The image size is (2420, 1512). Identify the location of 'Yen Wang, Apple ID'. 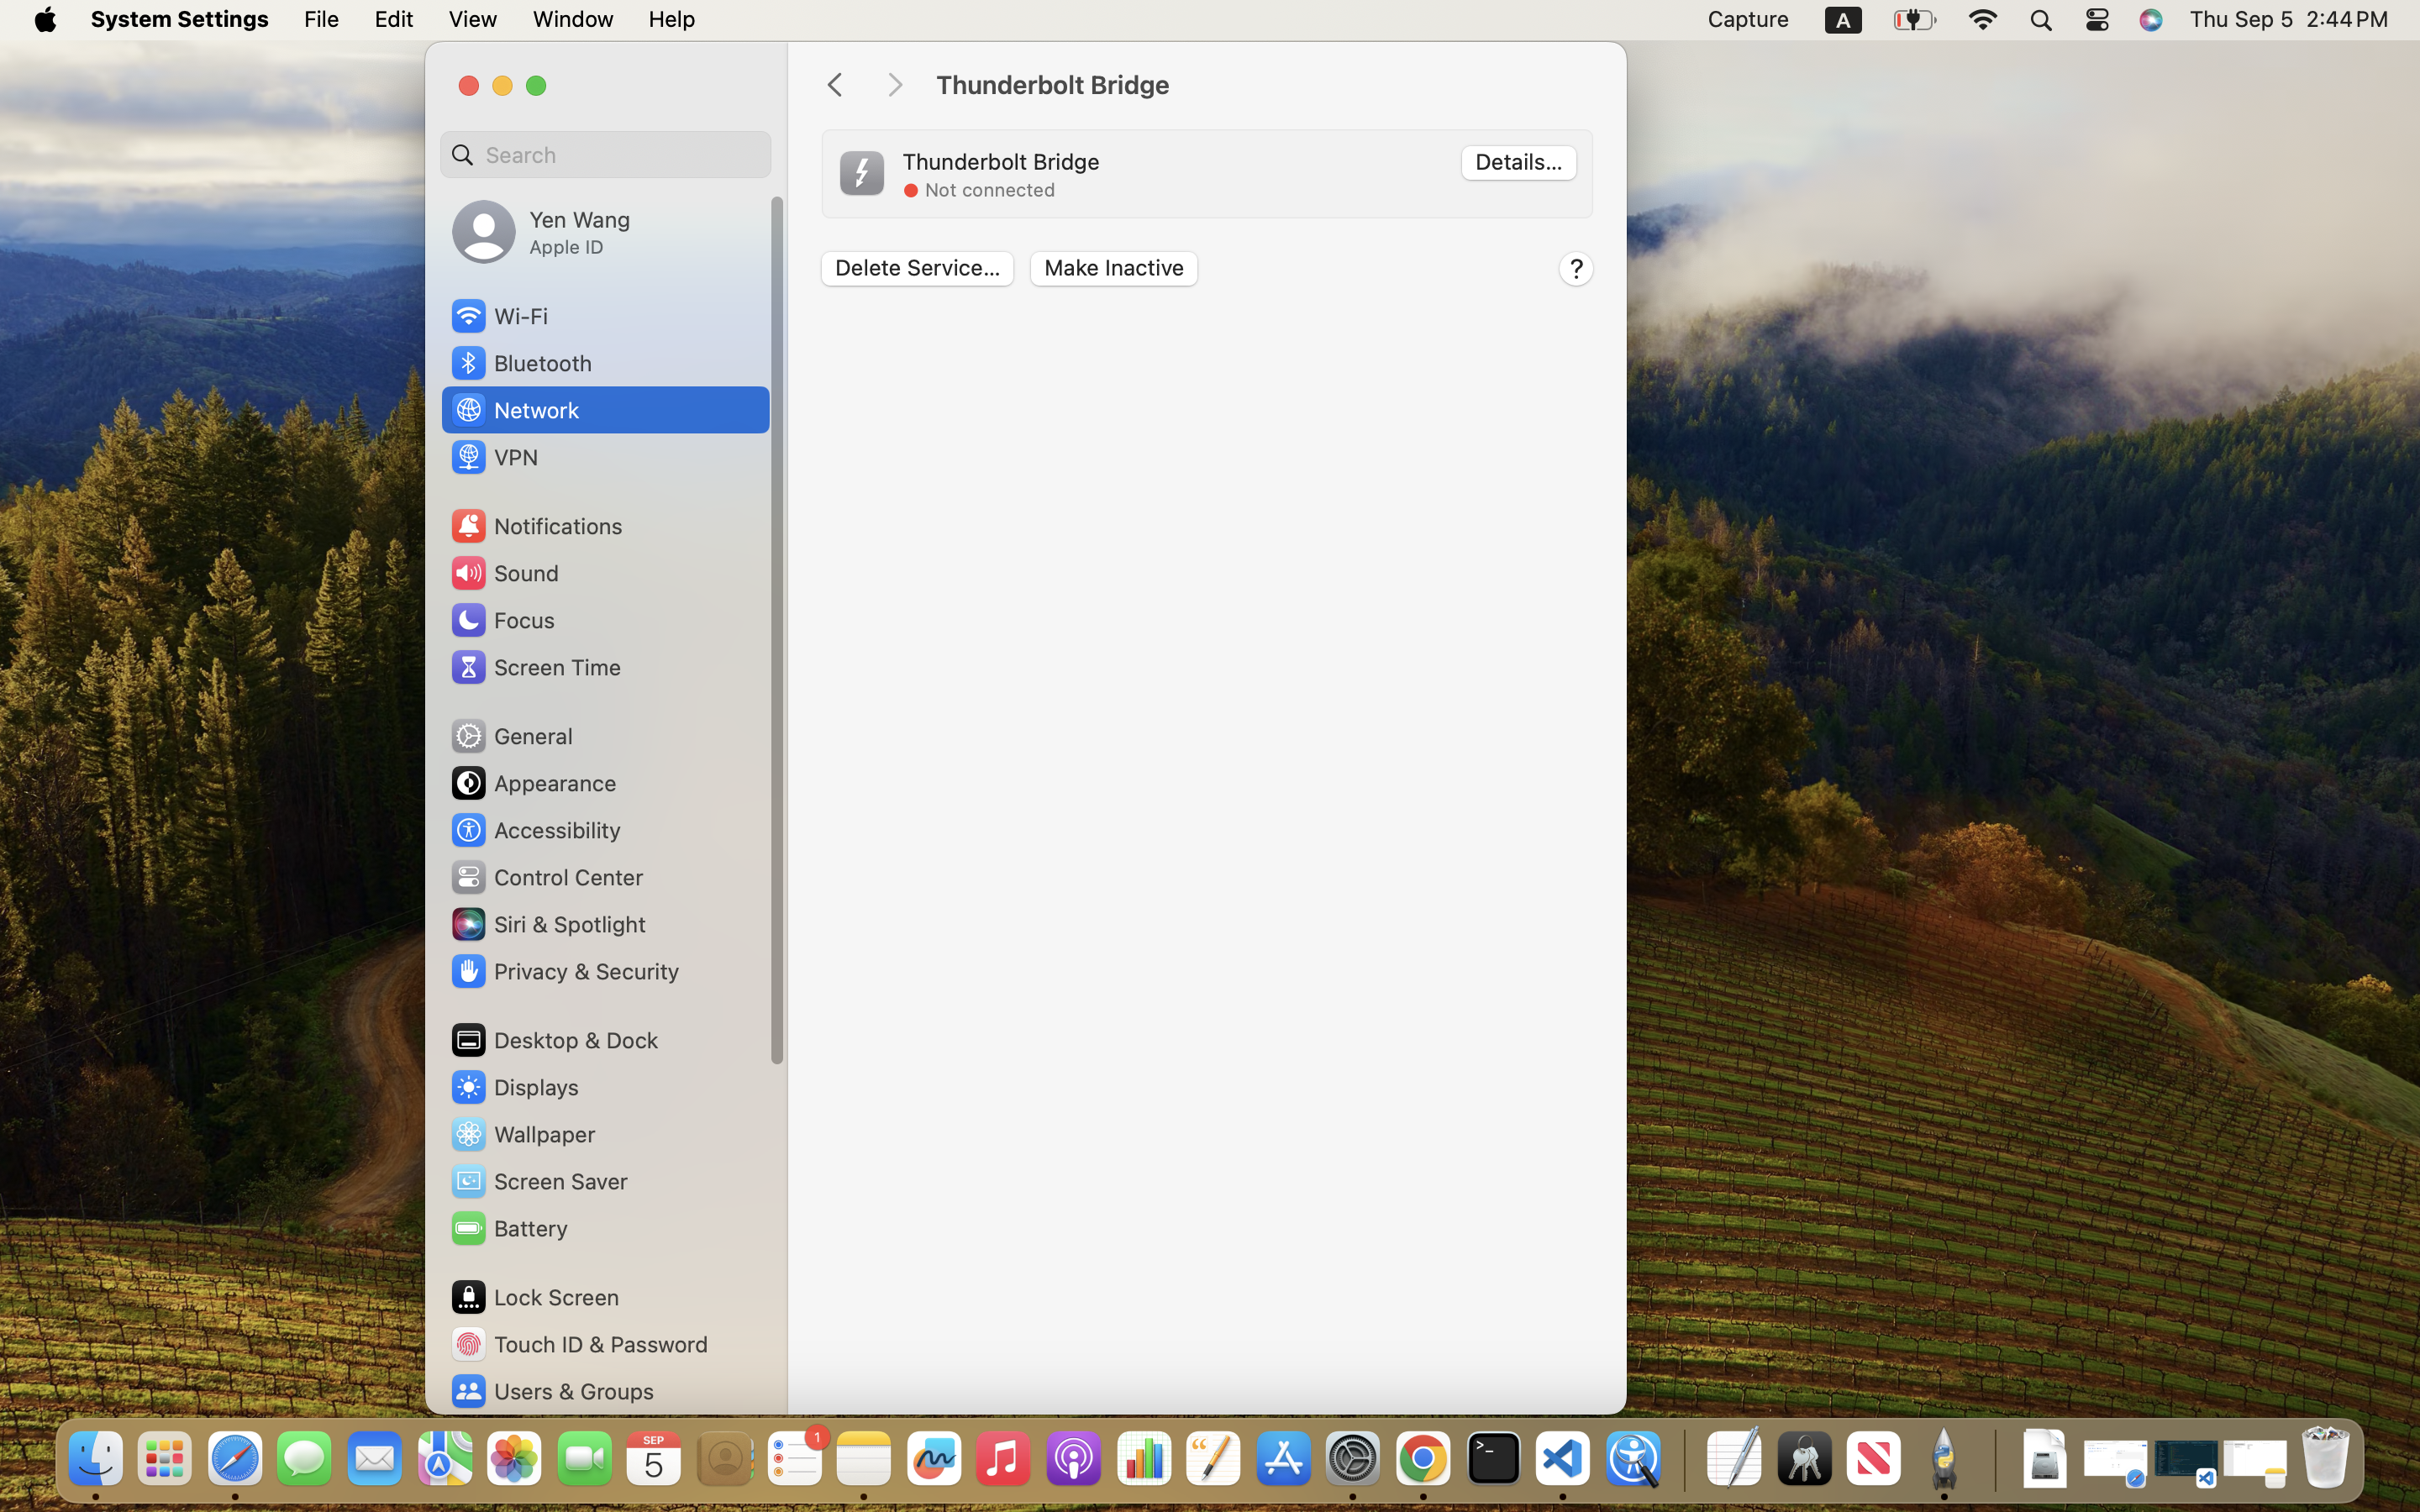
(539, 230).